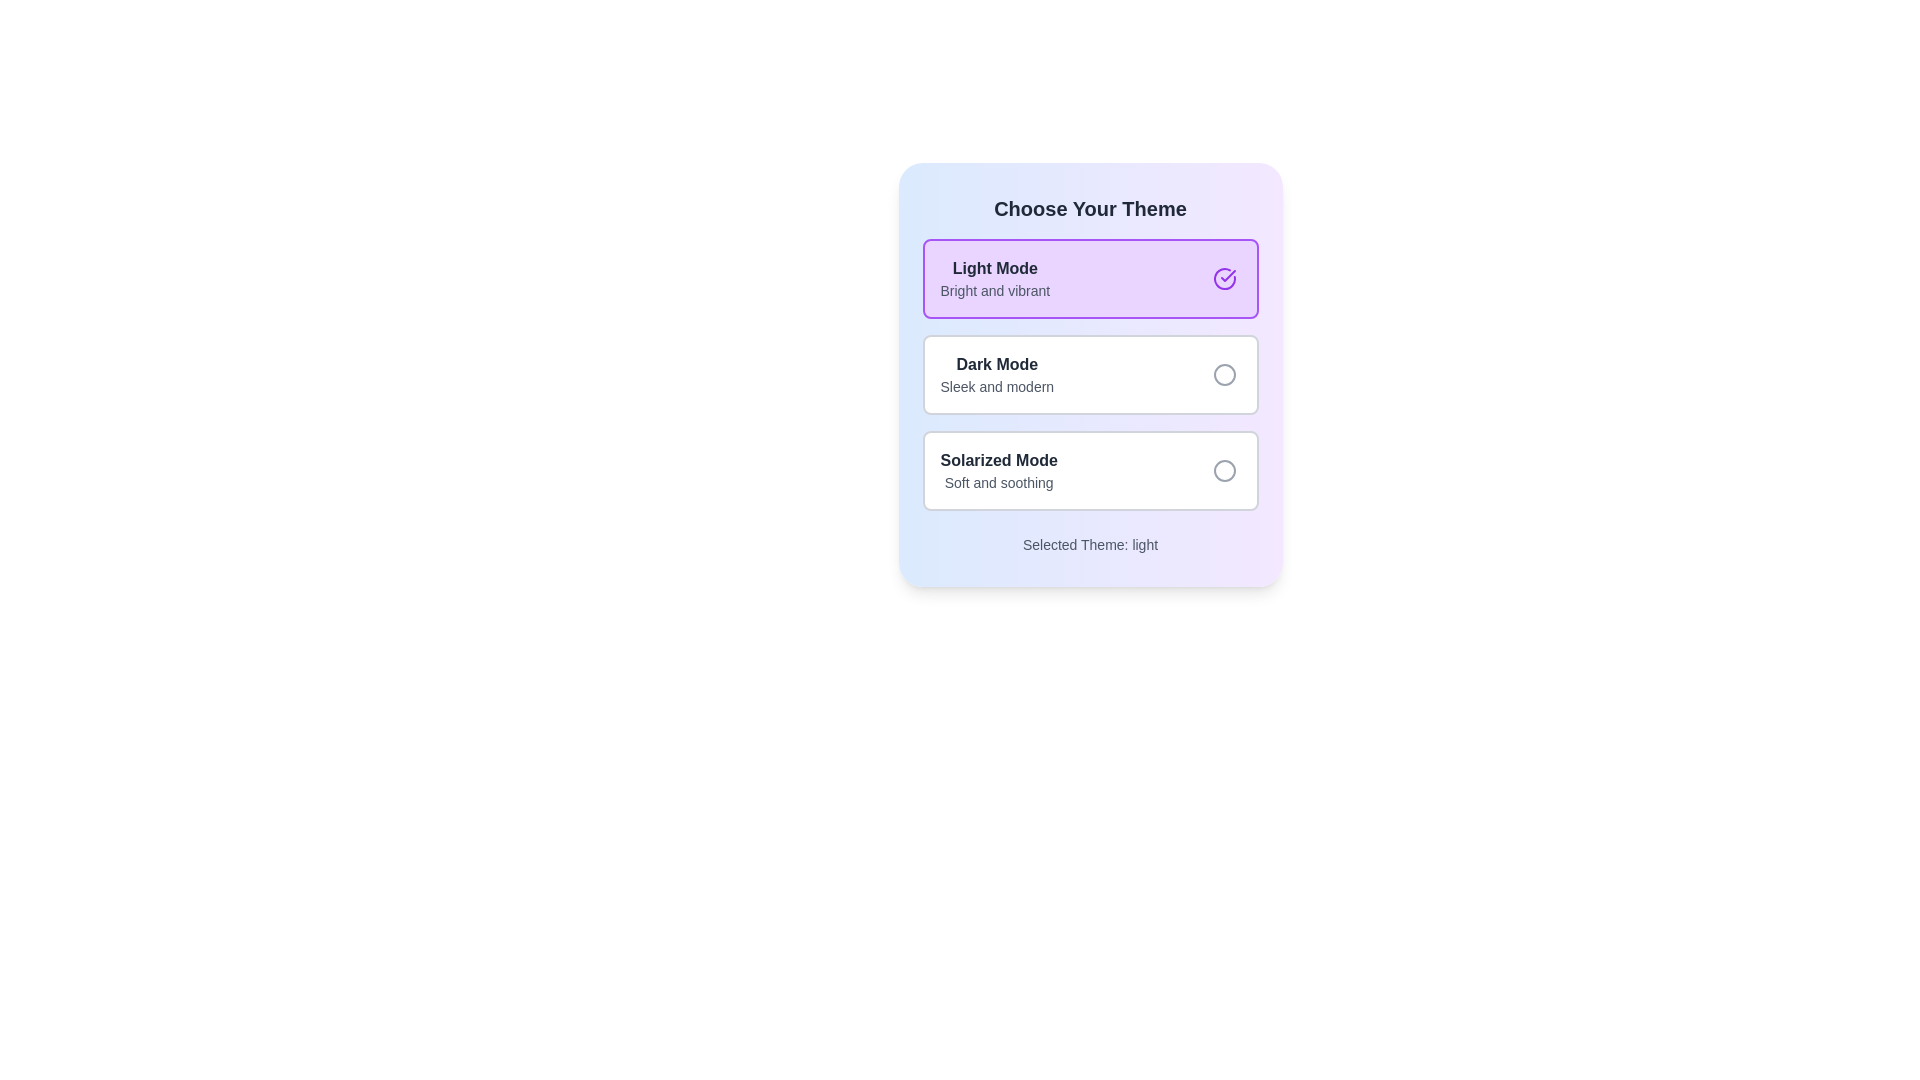  What do you see at coordinates (1005, 374) in the screenshot?
I see `the 'Dark Mode' label element in the settings menu` at bounding box center [1005, 374].